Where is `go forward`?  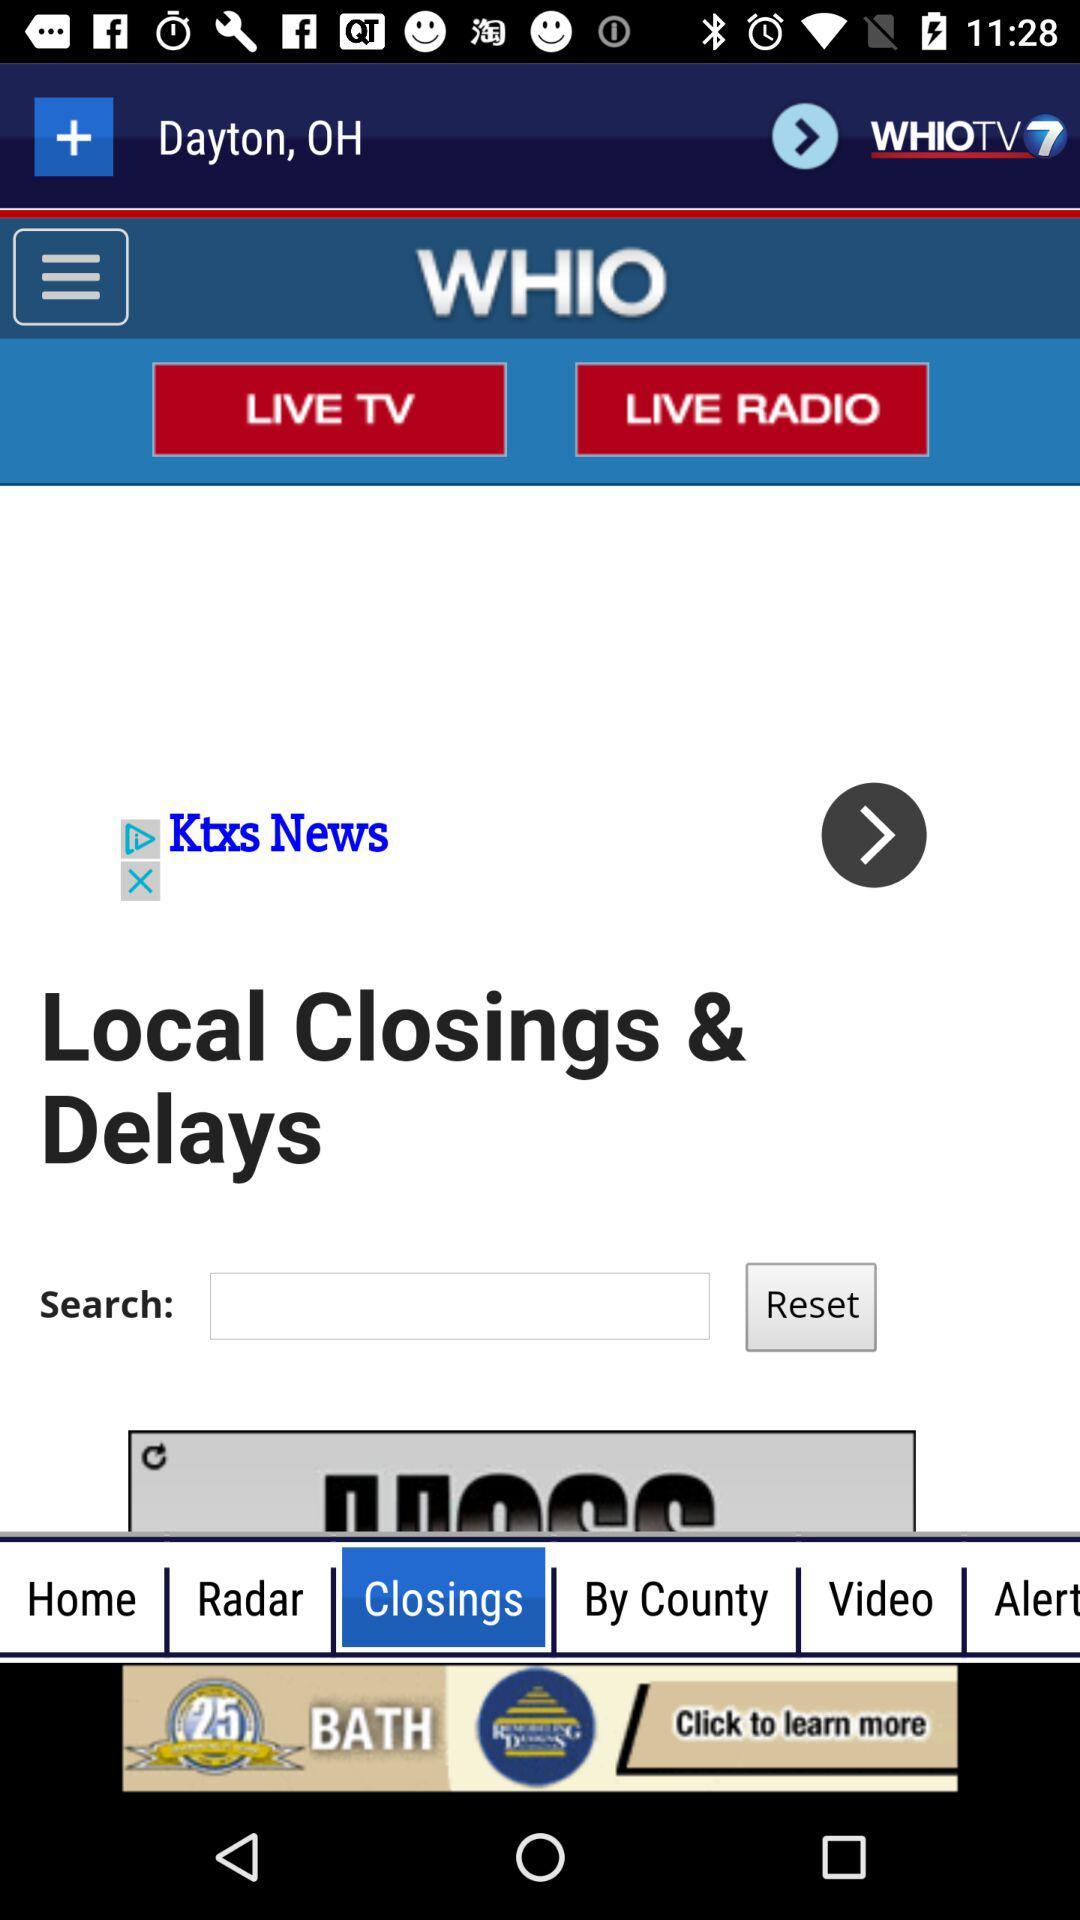 go forward is located at coordinates (804, 135).